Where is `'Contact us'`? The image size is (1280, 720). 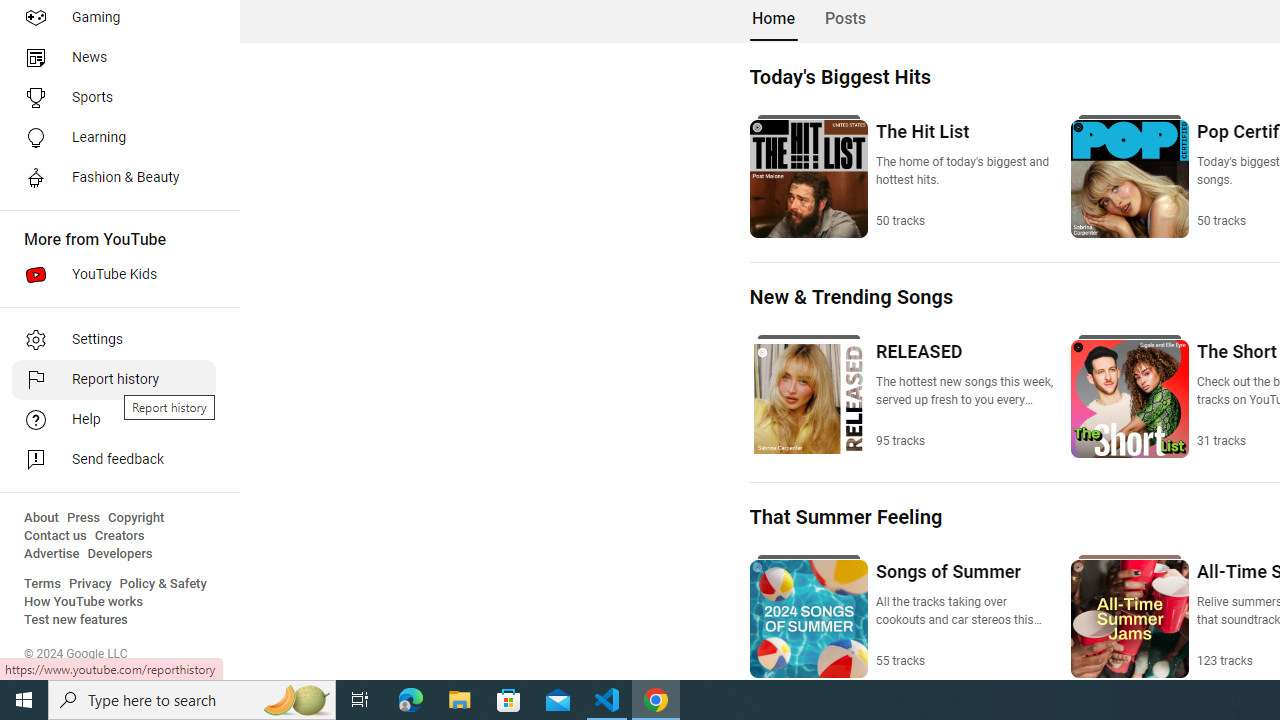 'Contact us' is located at coordinates (55, 535).